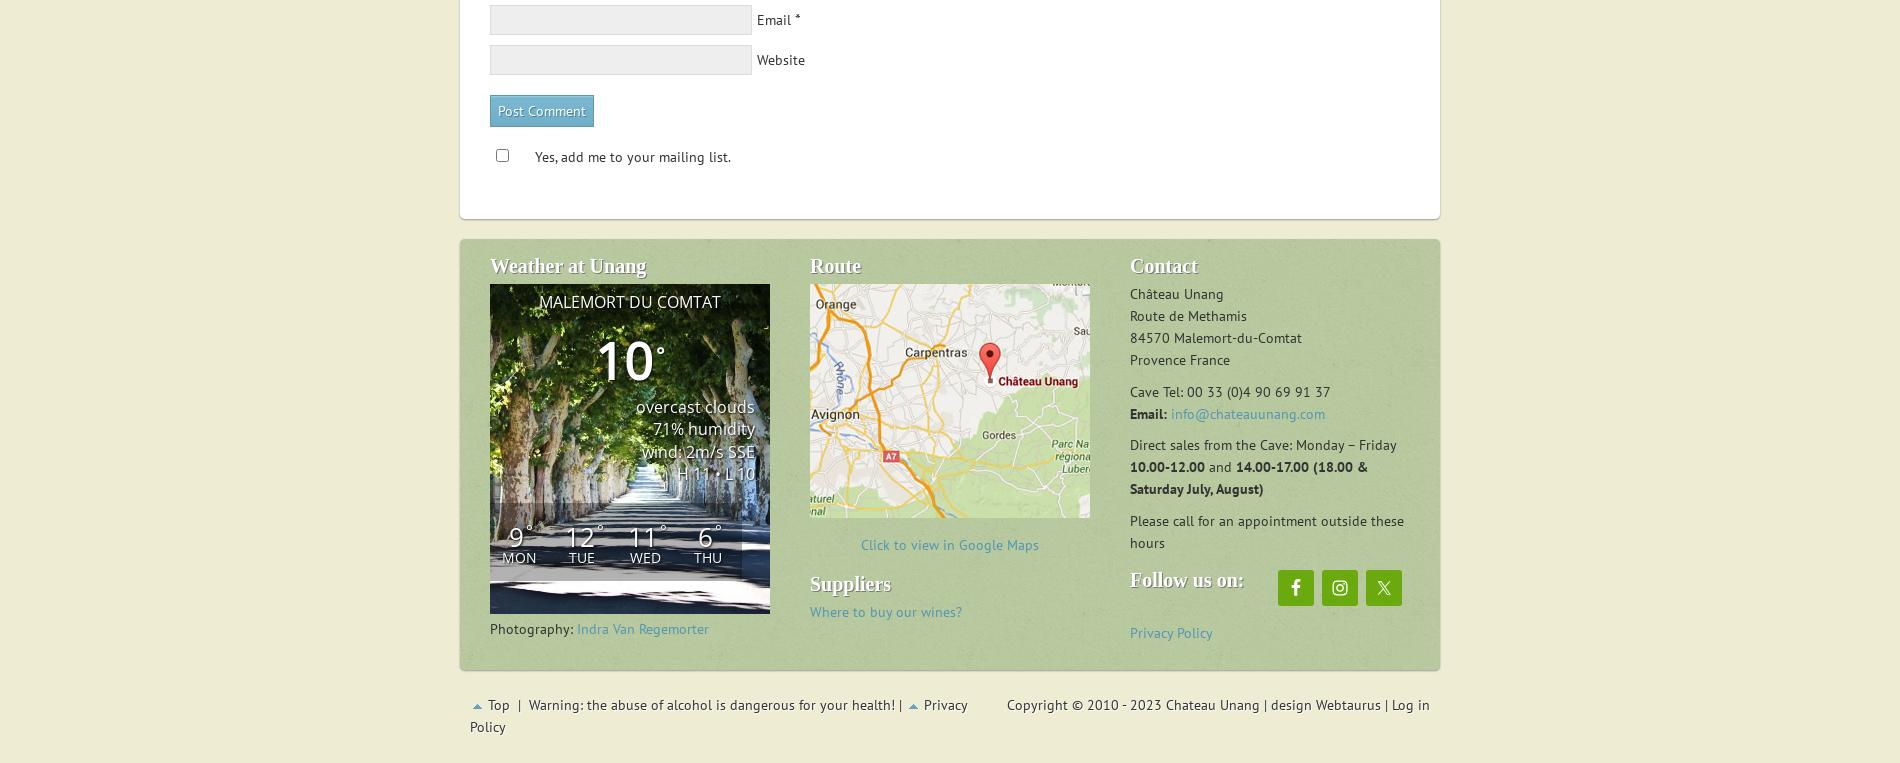 The height and width of the screenshot is (763, 1900). I want to click on '10', so click(595, 358).